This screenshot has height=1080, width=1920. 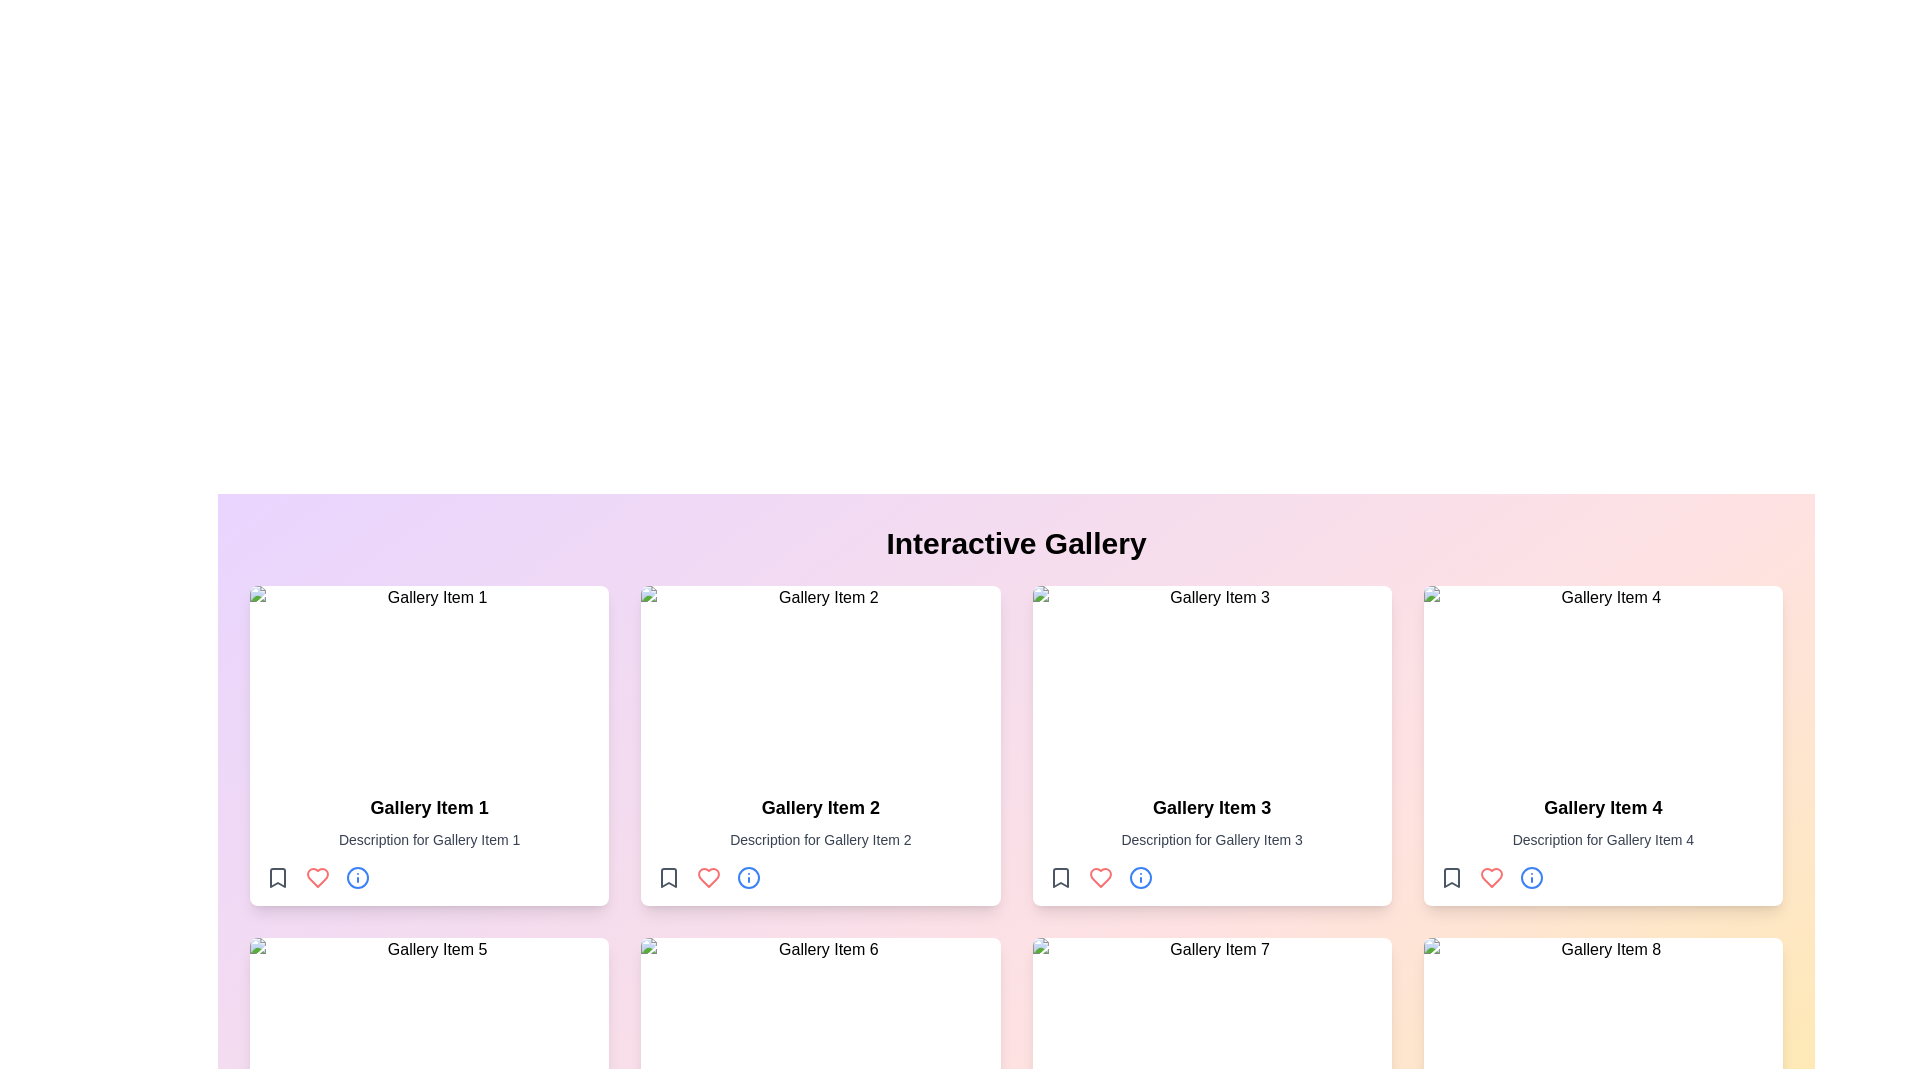 What do you see at coordinates (277, 877) in the screenshot?
I see `the bookmark icon located in the bottom-left corner of the first card in the grid layout` at bounding box center [277, 877].